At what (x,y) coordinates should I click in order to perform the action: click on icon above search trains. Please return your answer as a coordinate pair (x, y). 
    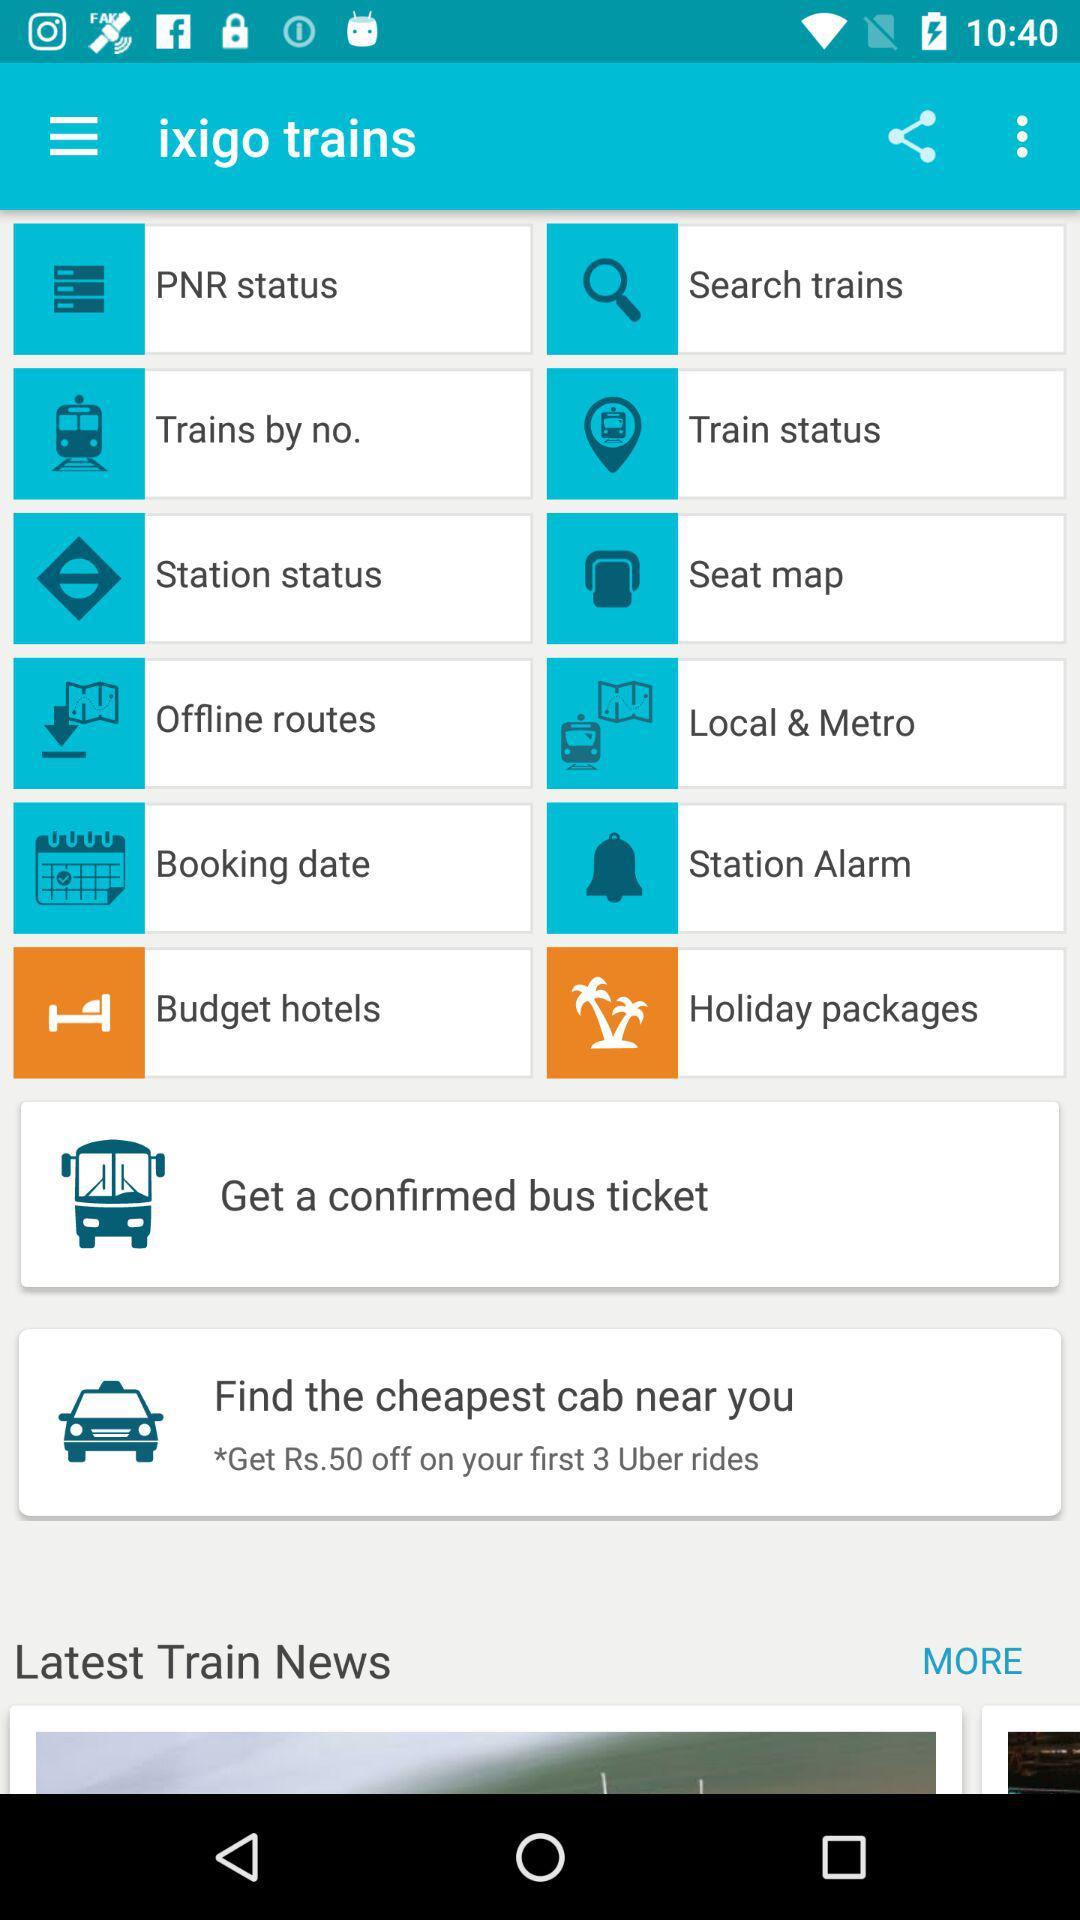
    Looking at the image, I should click on (1027, 135).